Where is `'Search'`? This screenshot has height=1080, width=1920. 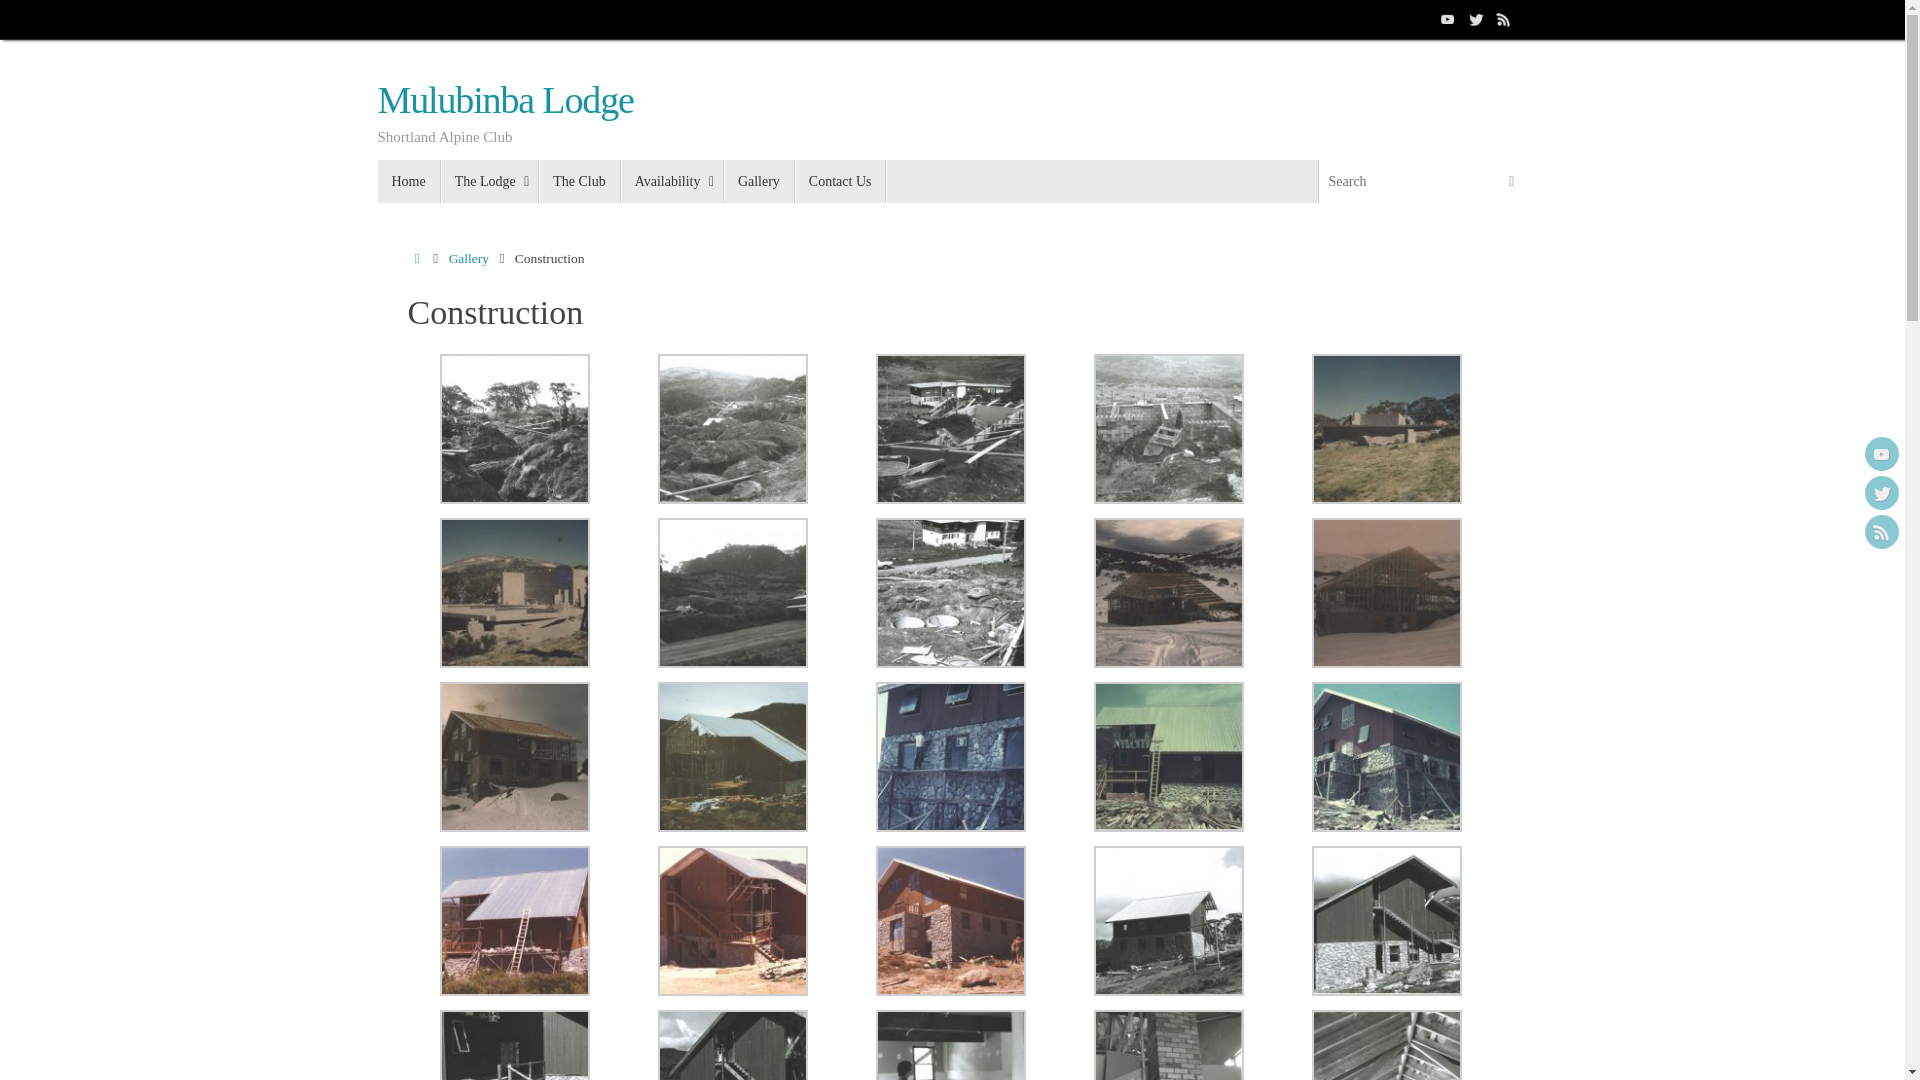
'Search' is located at coordinates (1496, 181).